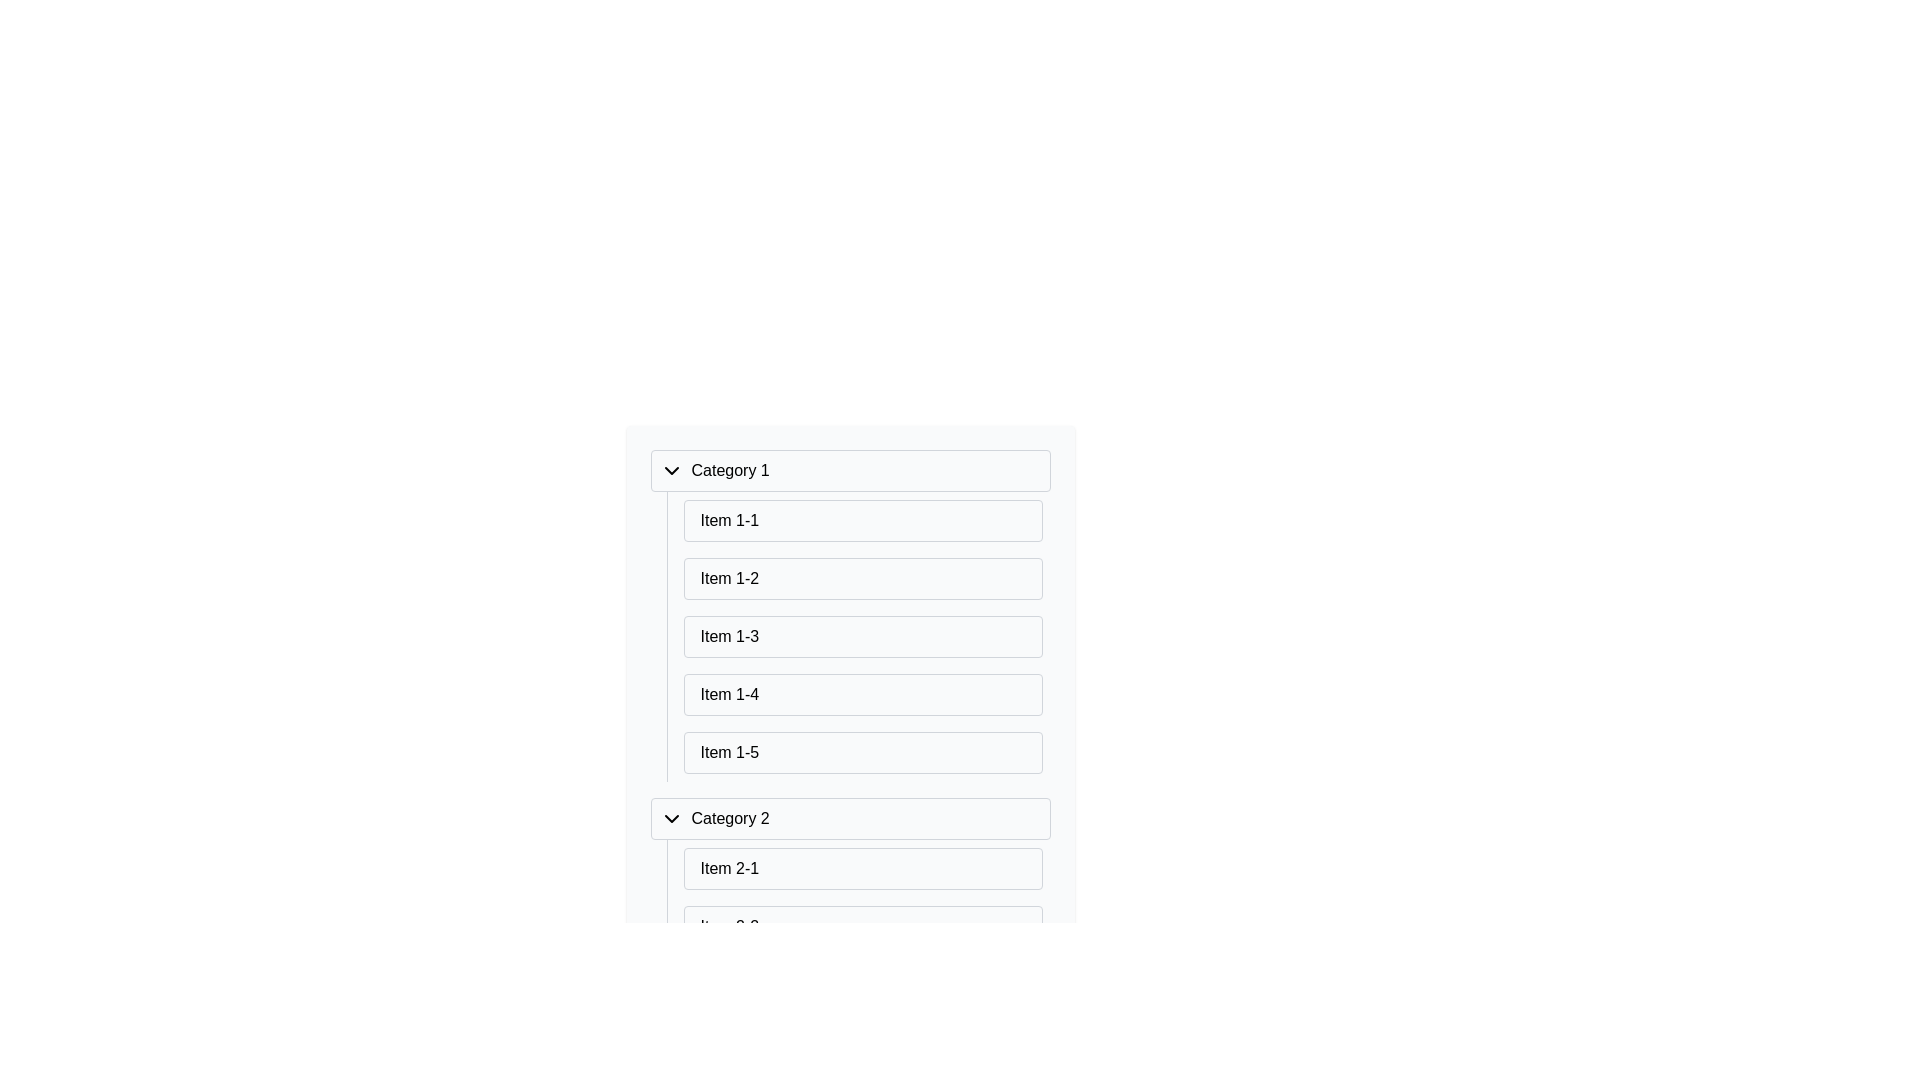 The height and width of the screenshot is (1080, 1920). I want to click on the first selectable list item in the 'Category 2' section, so click(863, 867).